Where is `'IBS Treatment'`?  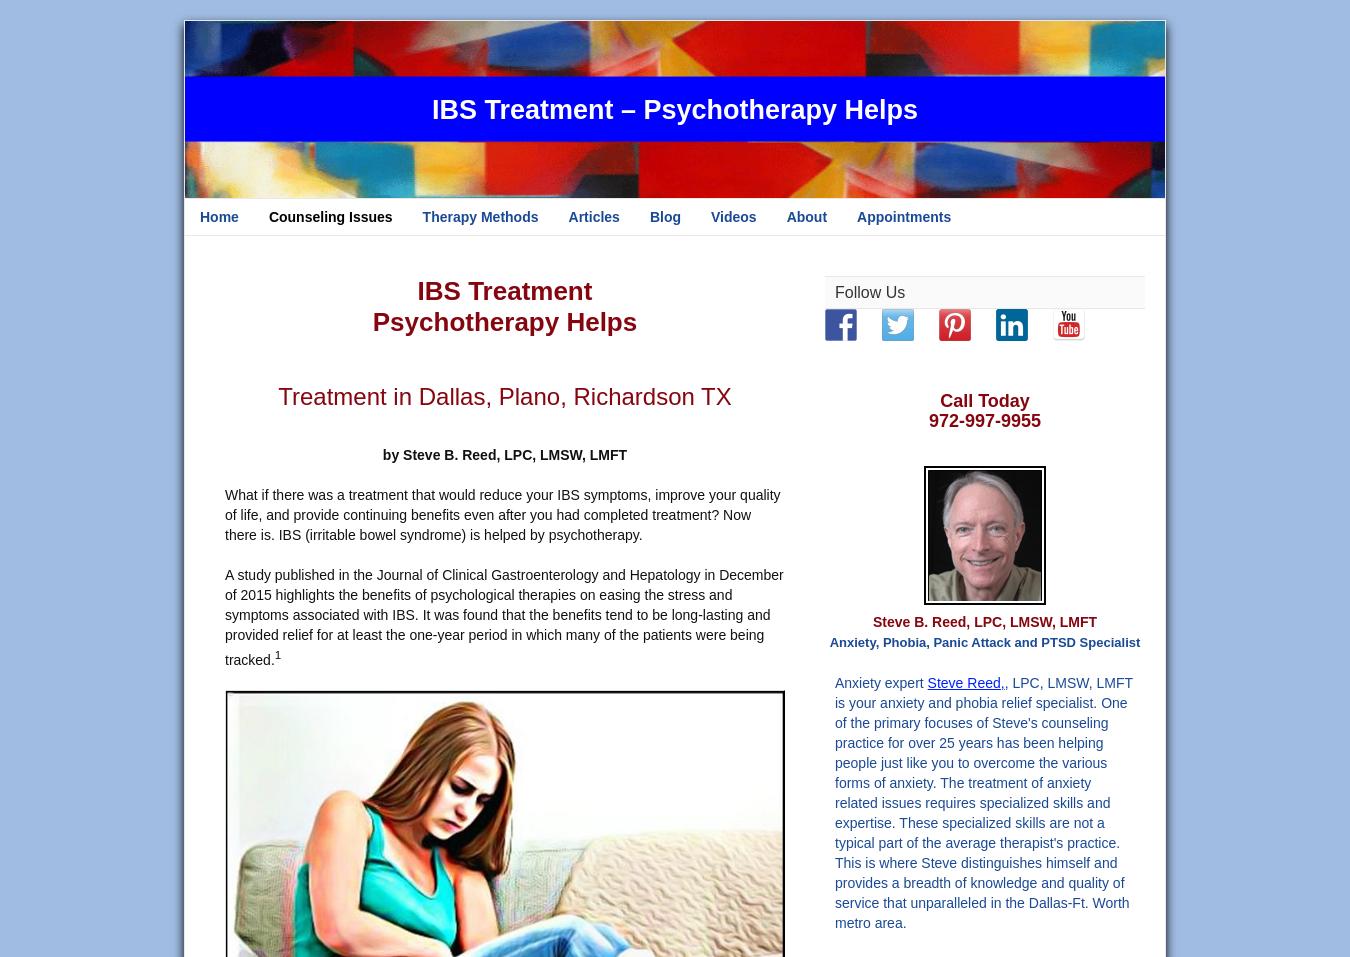 'IBS Treatment' is located at coordinates (503, 291).